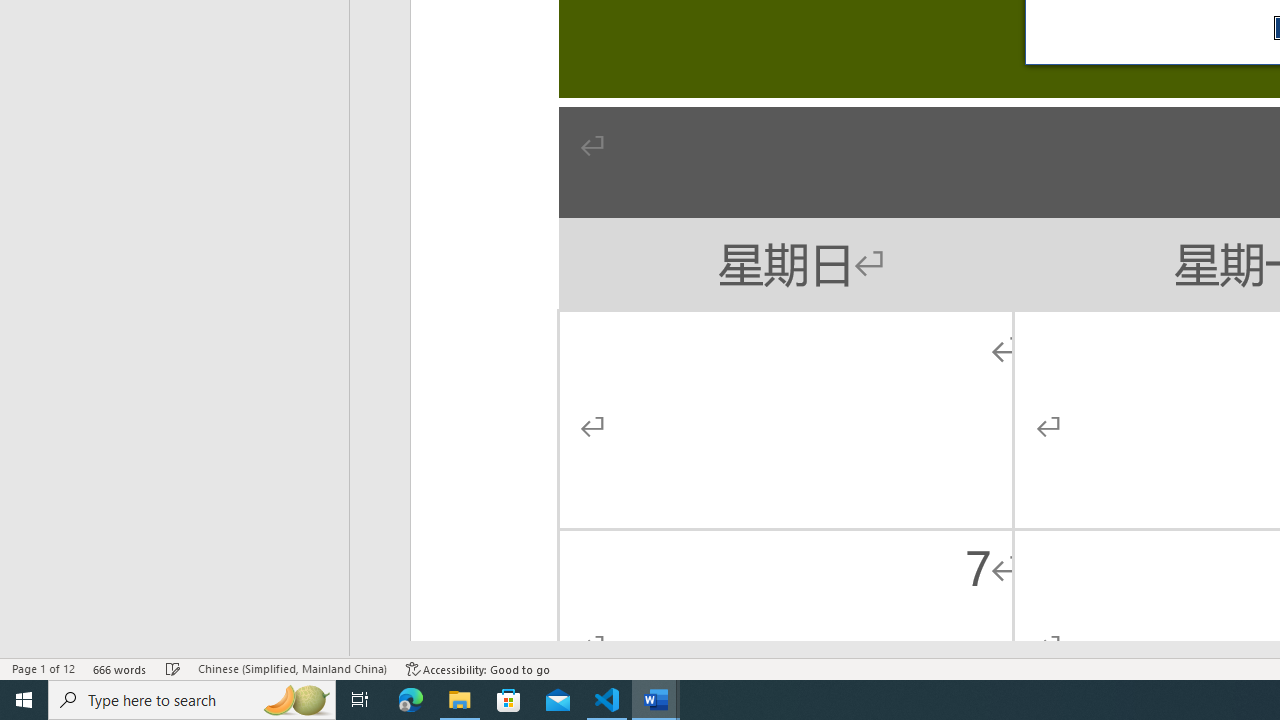 The height and width of the screenshot is (720, 1280). Describe the element at coordinates (410, 698) in the screenshot. I see `'Microsoft Edge'` at that location.